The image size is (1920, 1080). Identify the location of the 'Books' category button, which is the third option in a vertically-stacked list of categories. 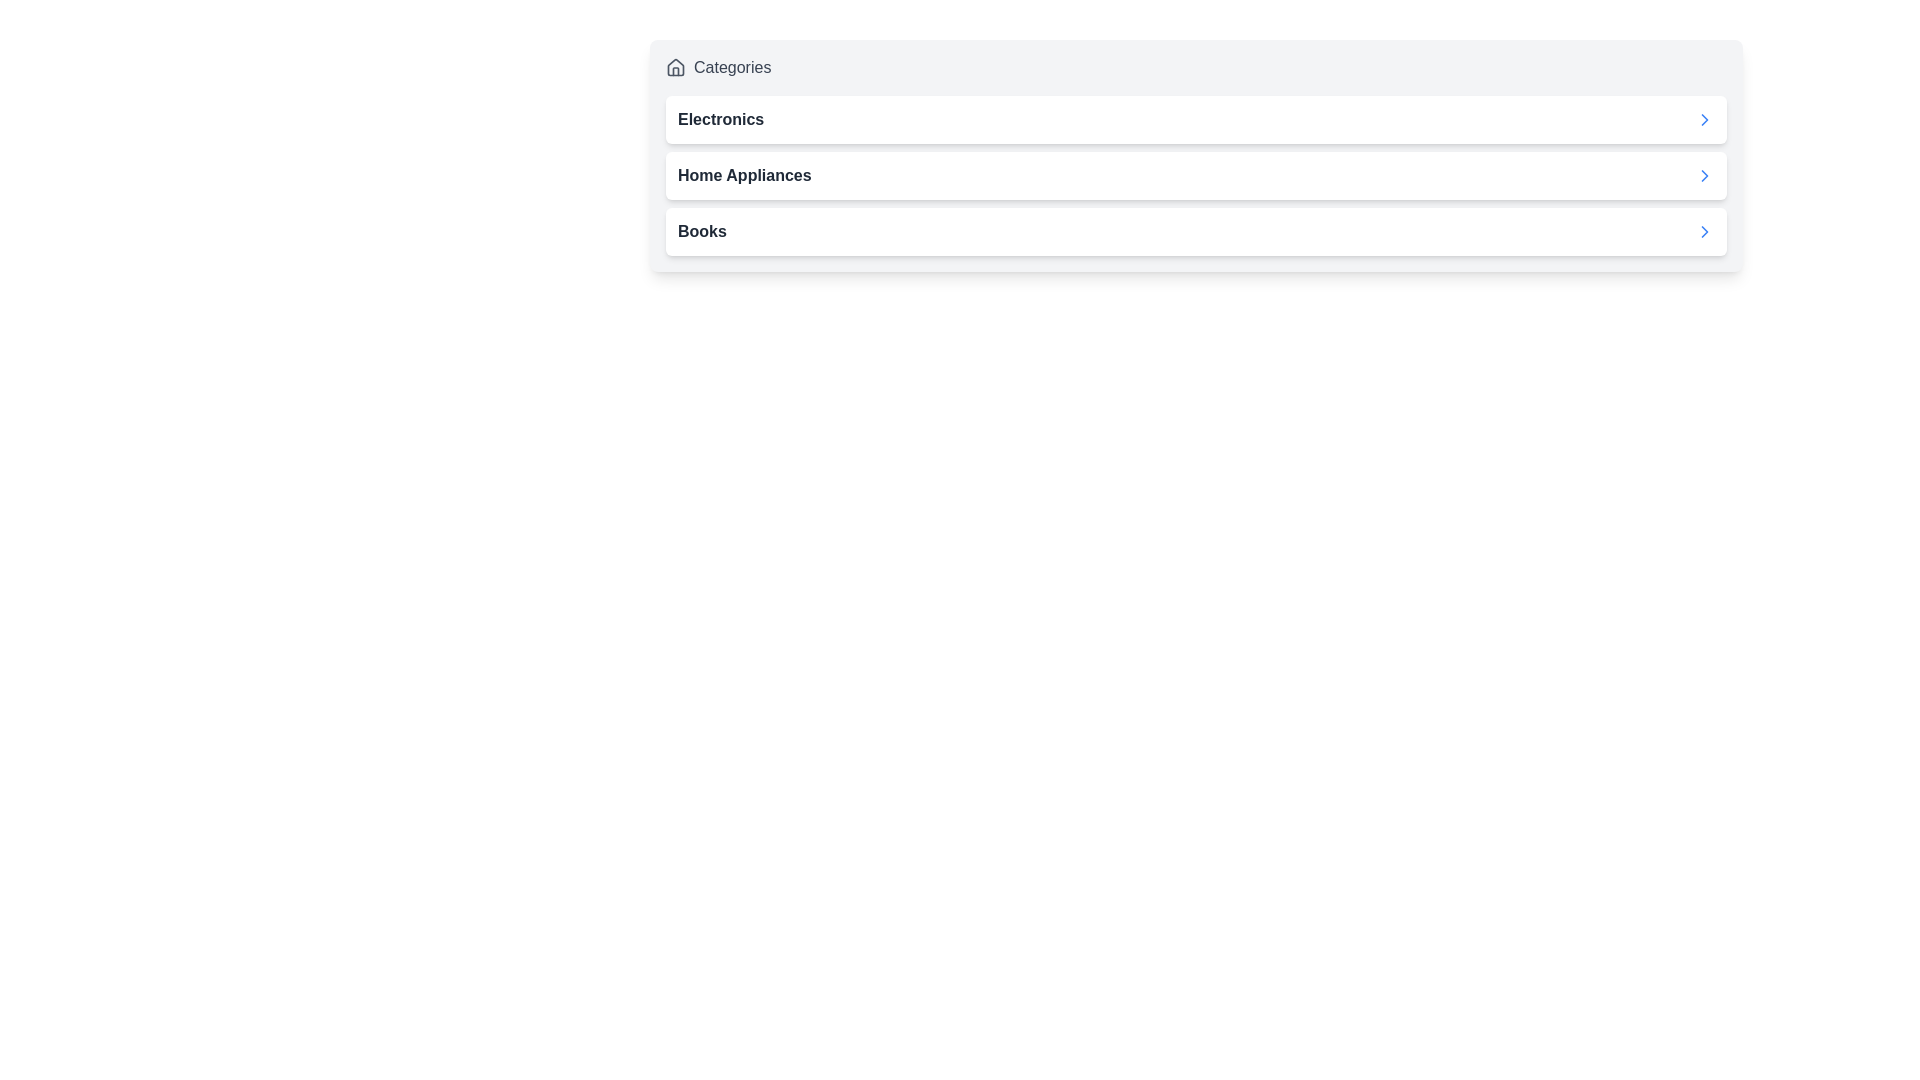
(1196, 230).